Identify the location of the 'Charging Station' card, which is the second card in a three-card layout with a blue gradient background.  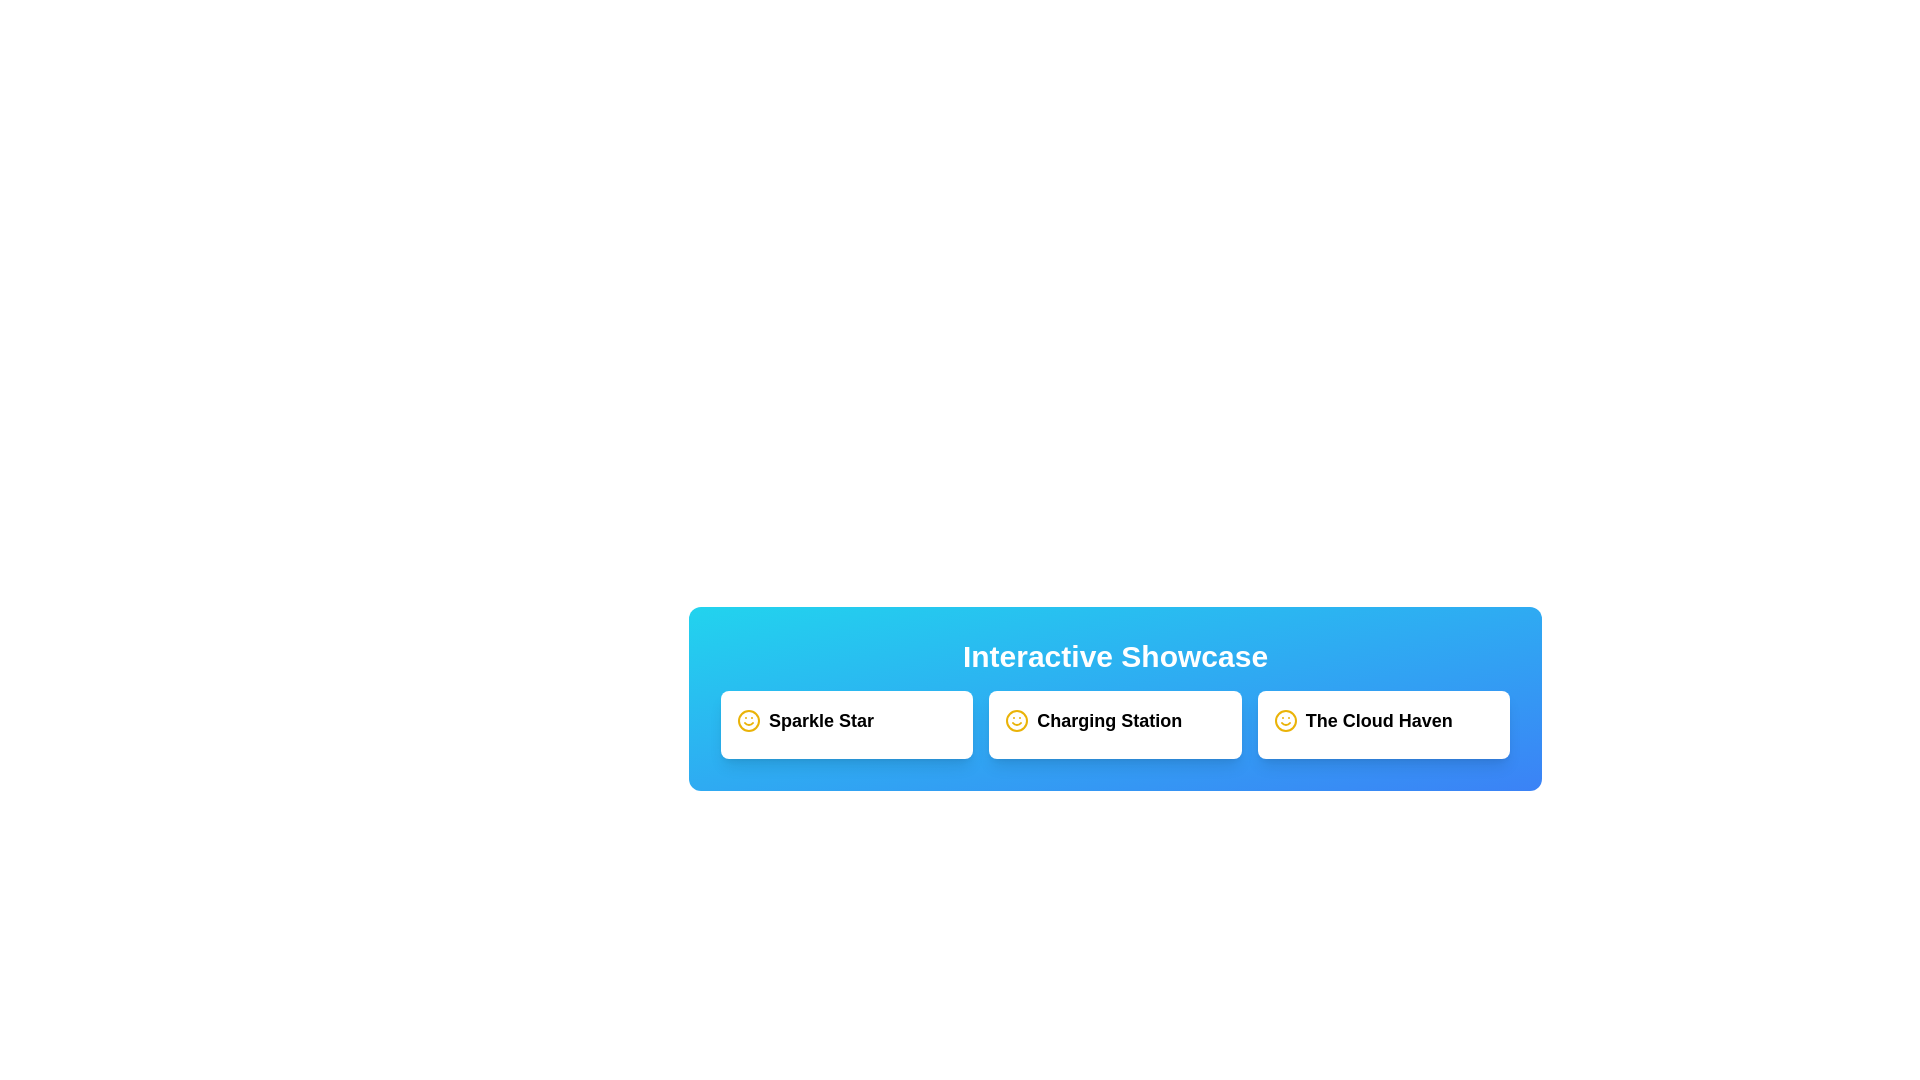
(1114, 725).